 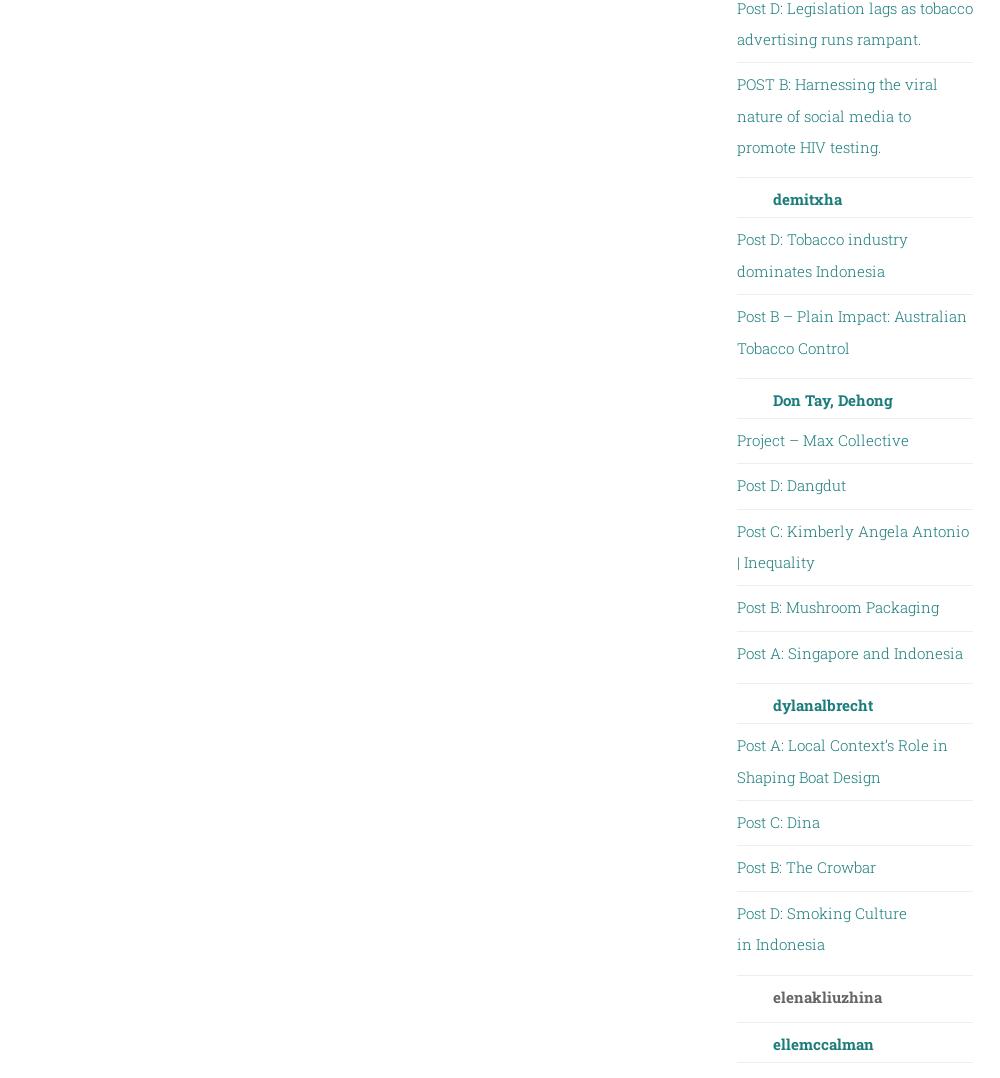 I want to click on 'Post C: Dina', so click(x=777, y=821).